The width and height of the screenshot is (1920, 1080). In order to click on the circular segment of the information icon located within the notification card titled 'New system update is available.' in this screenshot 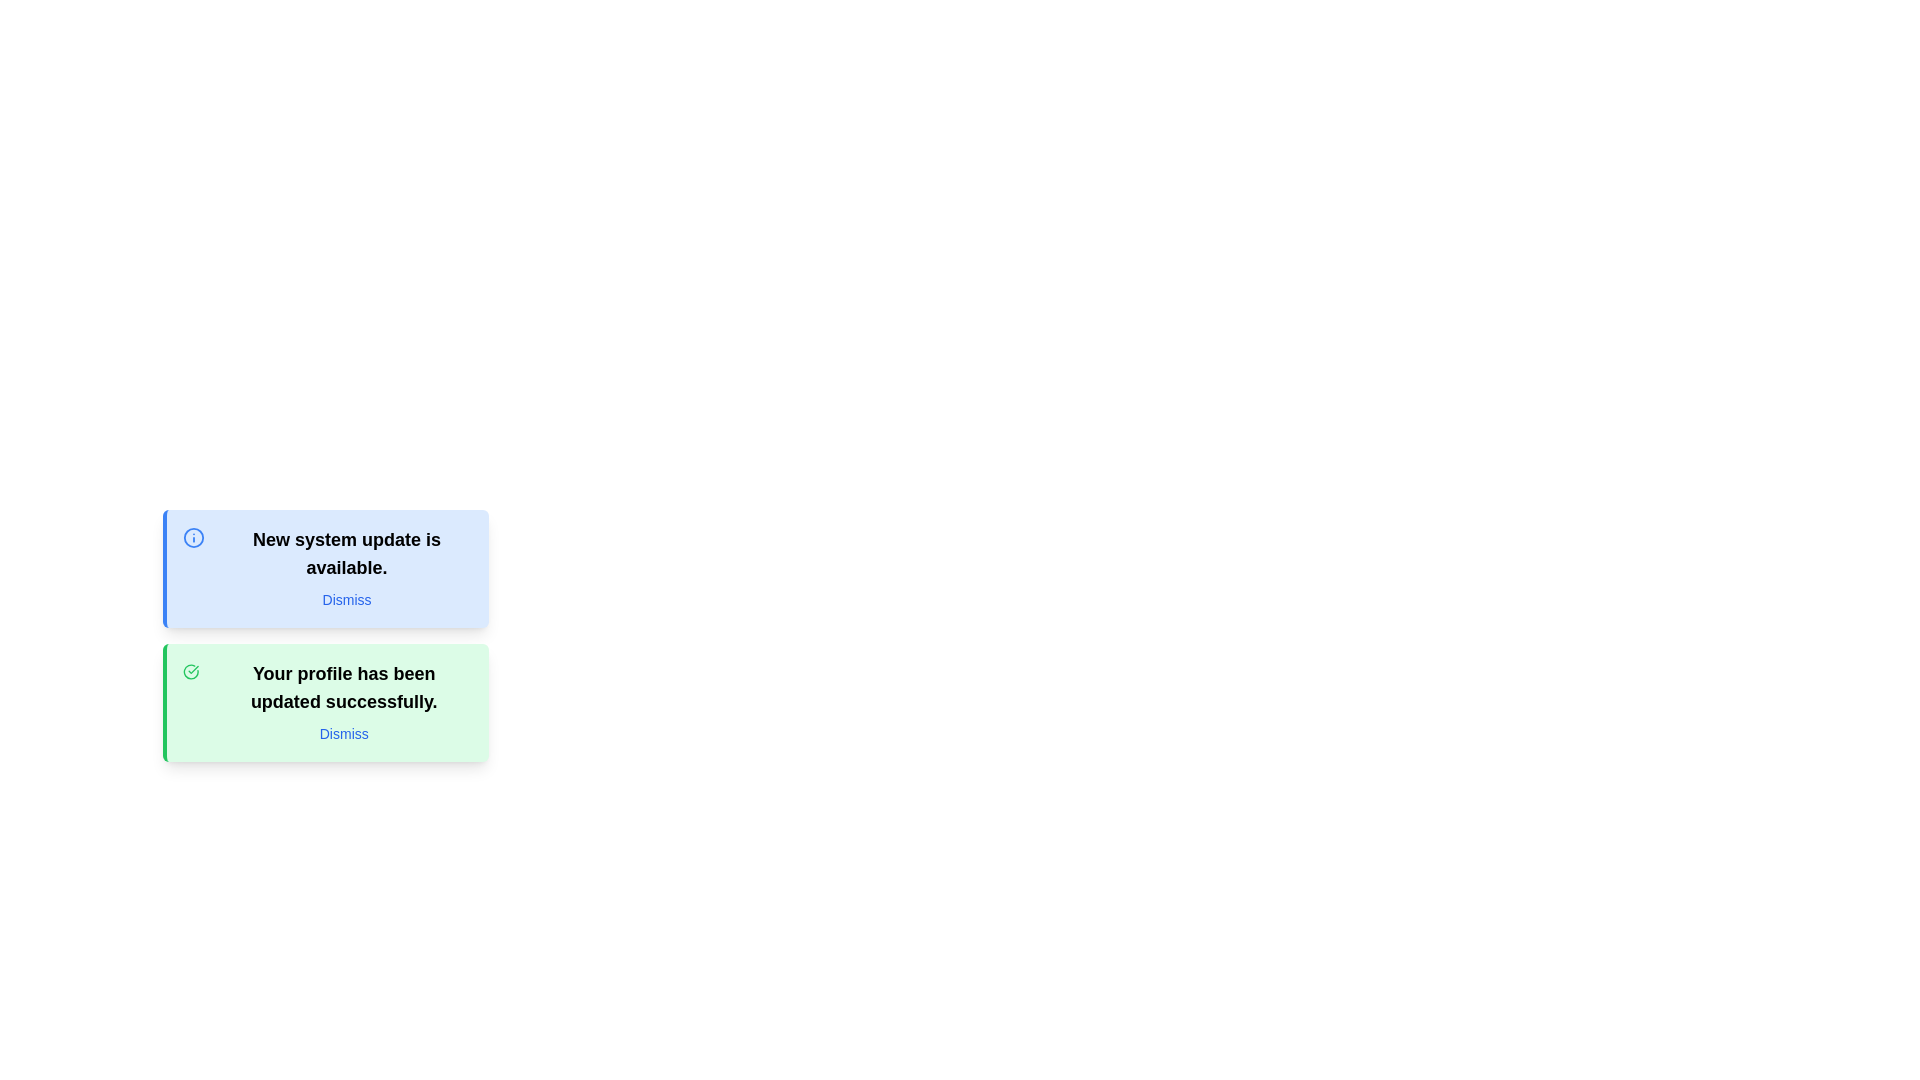, I will do `click(194, 536)`.